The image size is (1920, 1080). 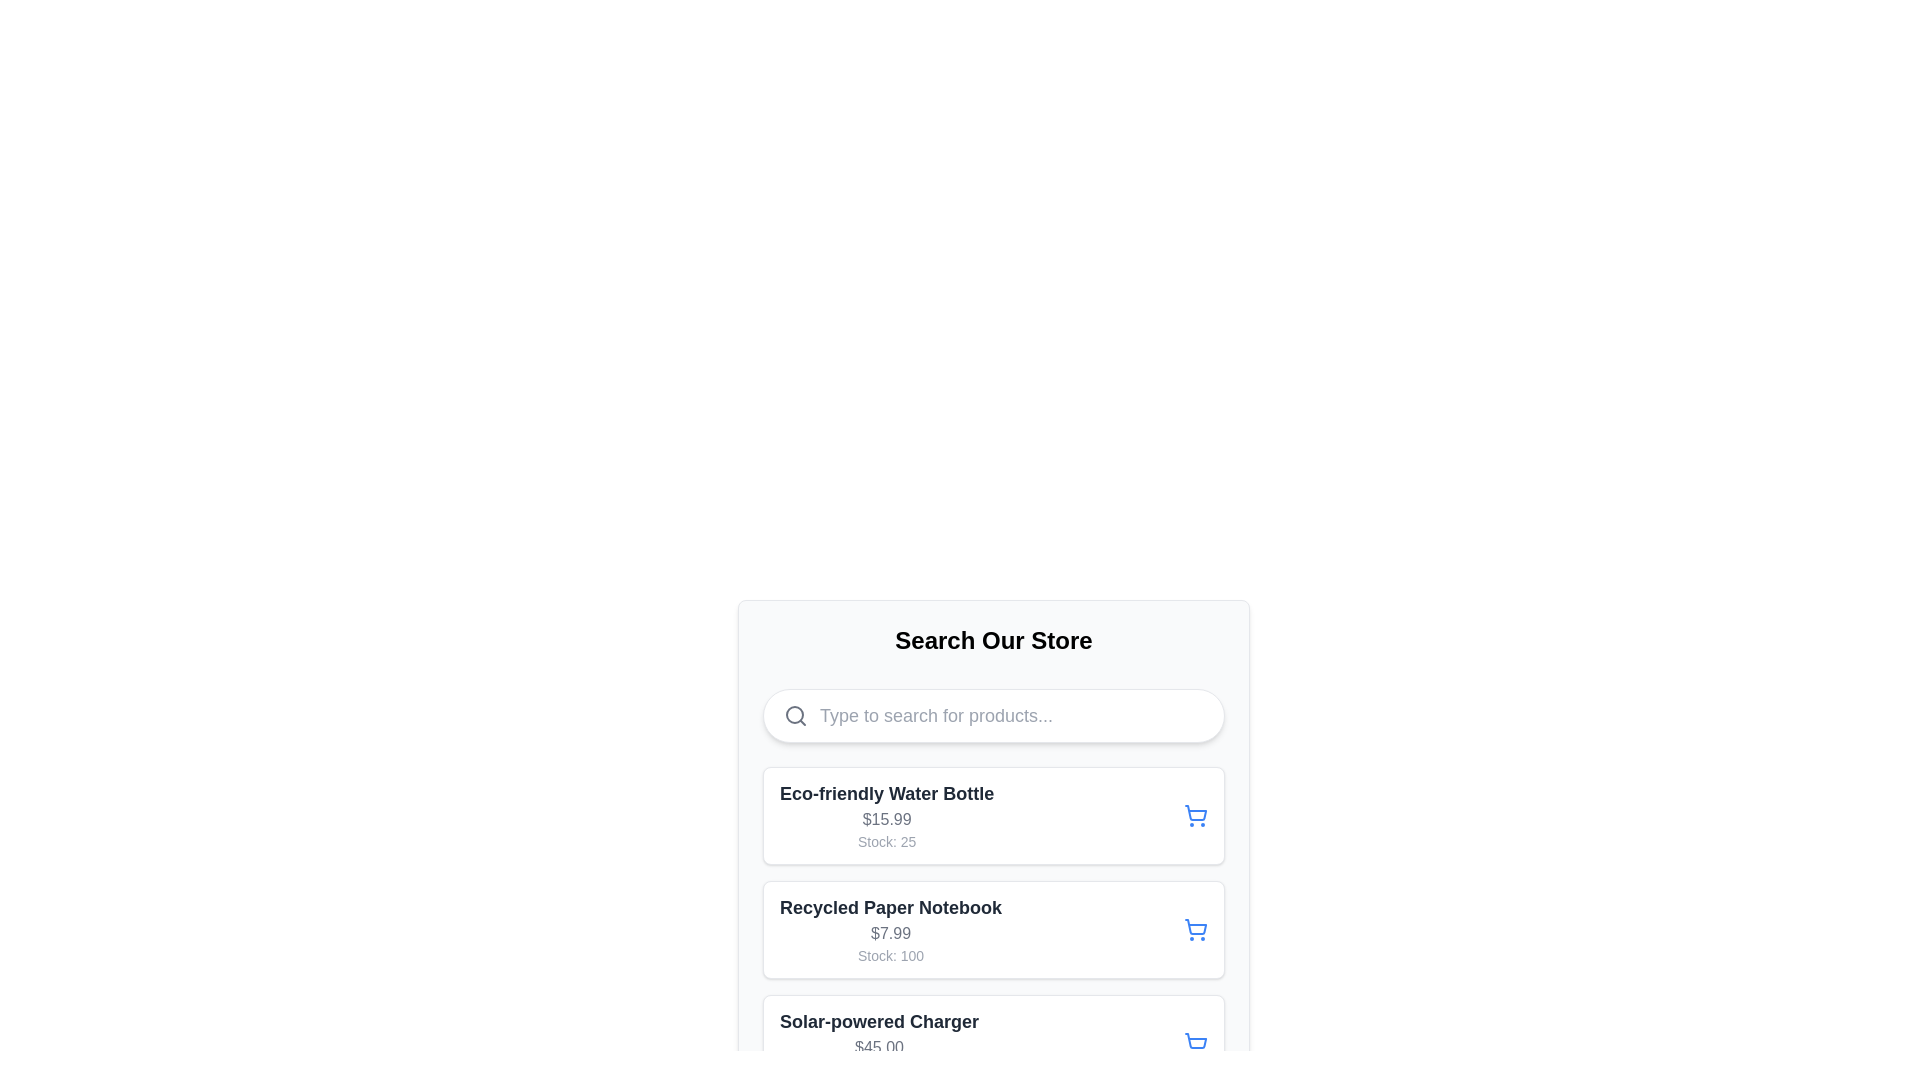 What do you see at coordinates (890, 955) in the screenshot?
I see `the static text label displaying the stock quantity 'Stock: 100' which is styled in gray and positioned under the title 'Recycled Paper Notebook' and the price '$7.99'` at bounding box center [890, 955].